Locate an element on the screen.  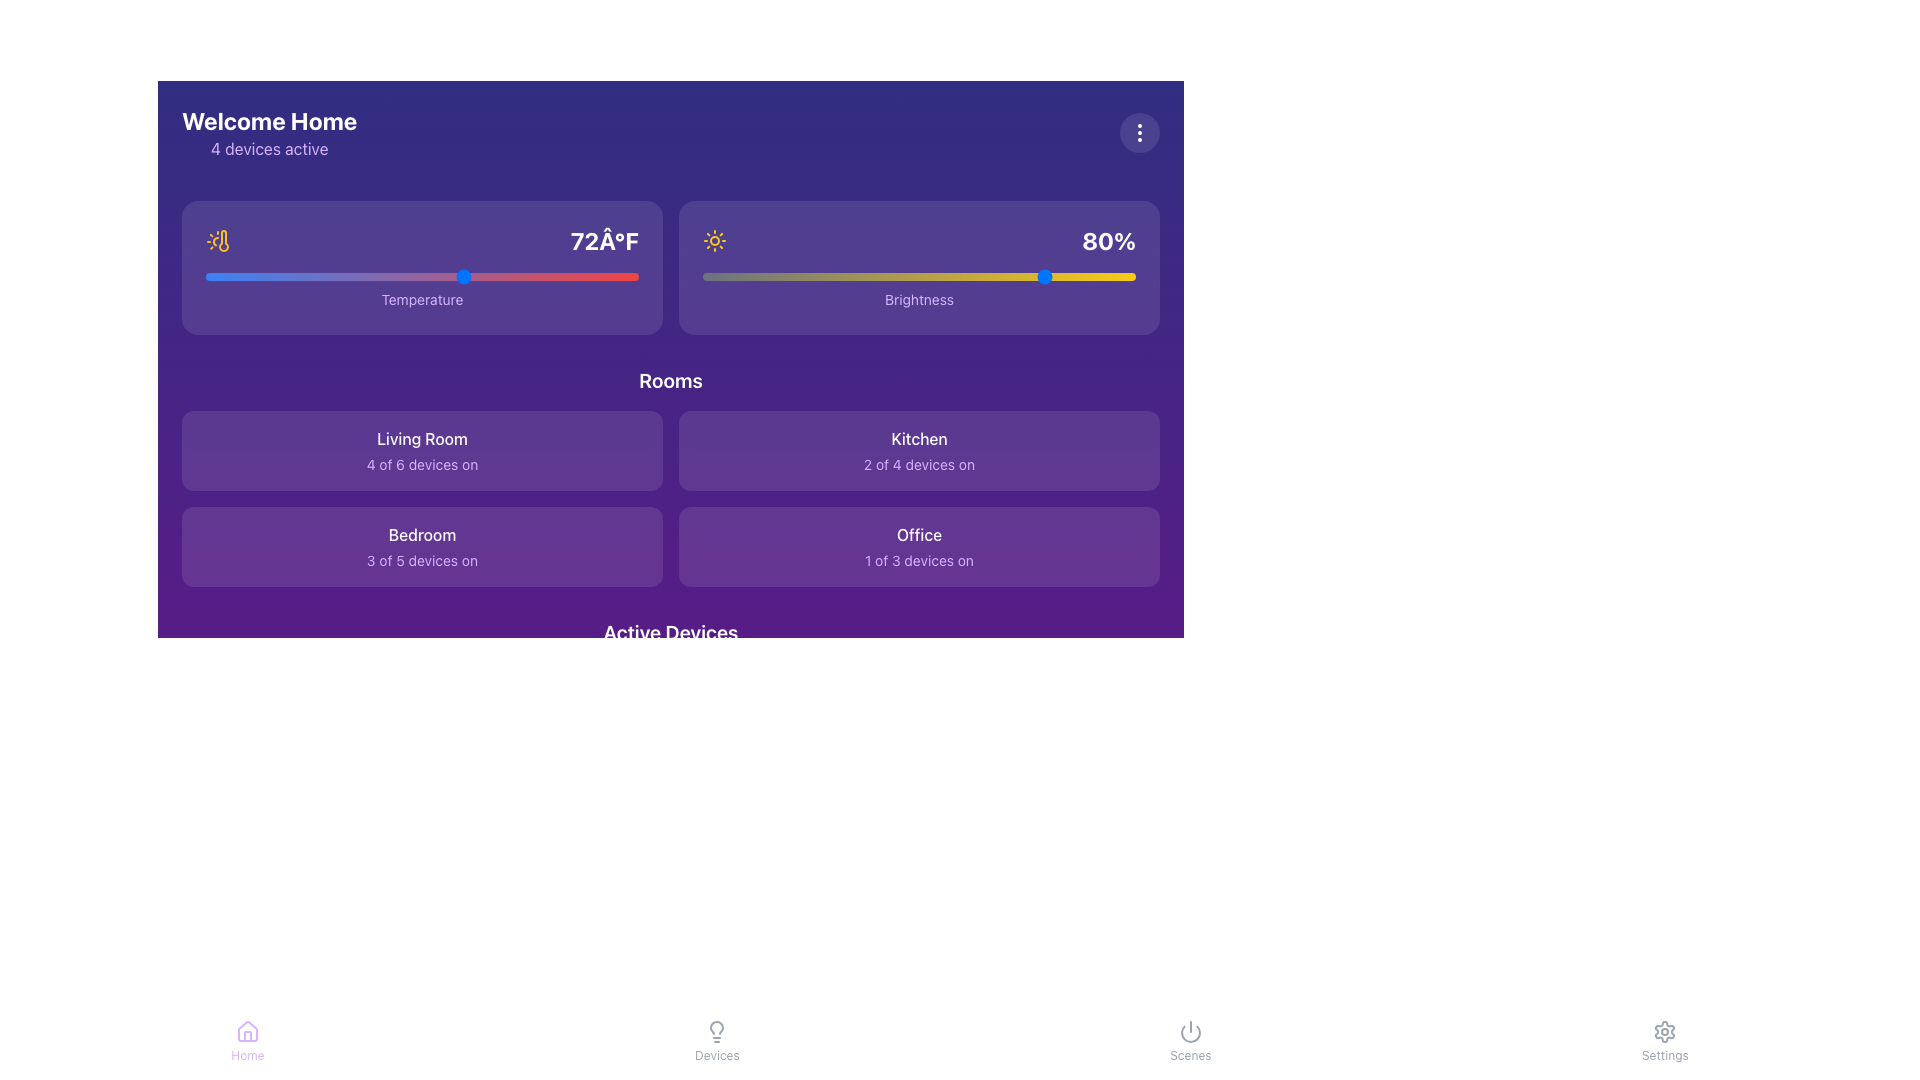
the value of the slider is located at coordinates (335, 277).